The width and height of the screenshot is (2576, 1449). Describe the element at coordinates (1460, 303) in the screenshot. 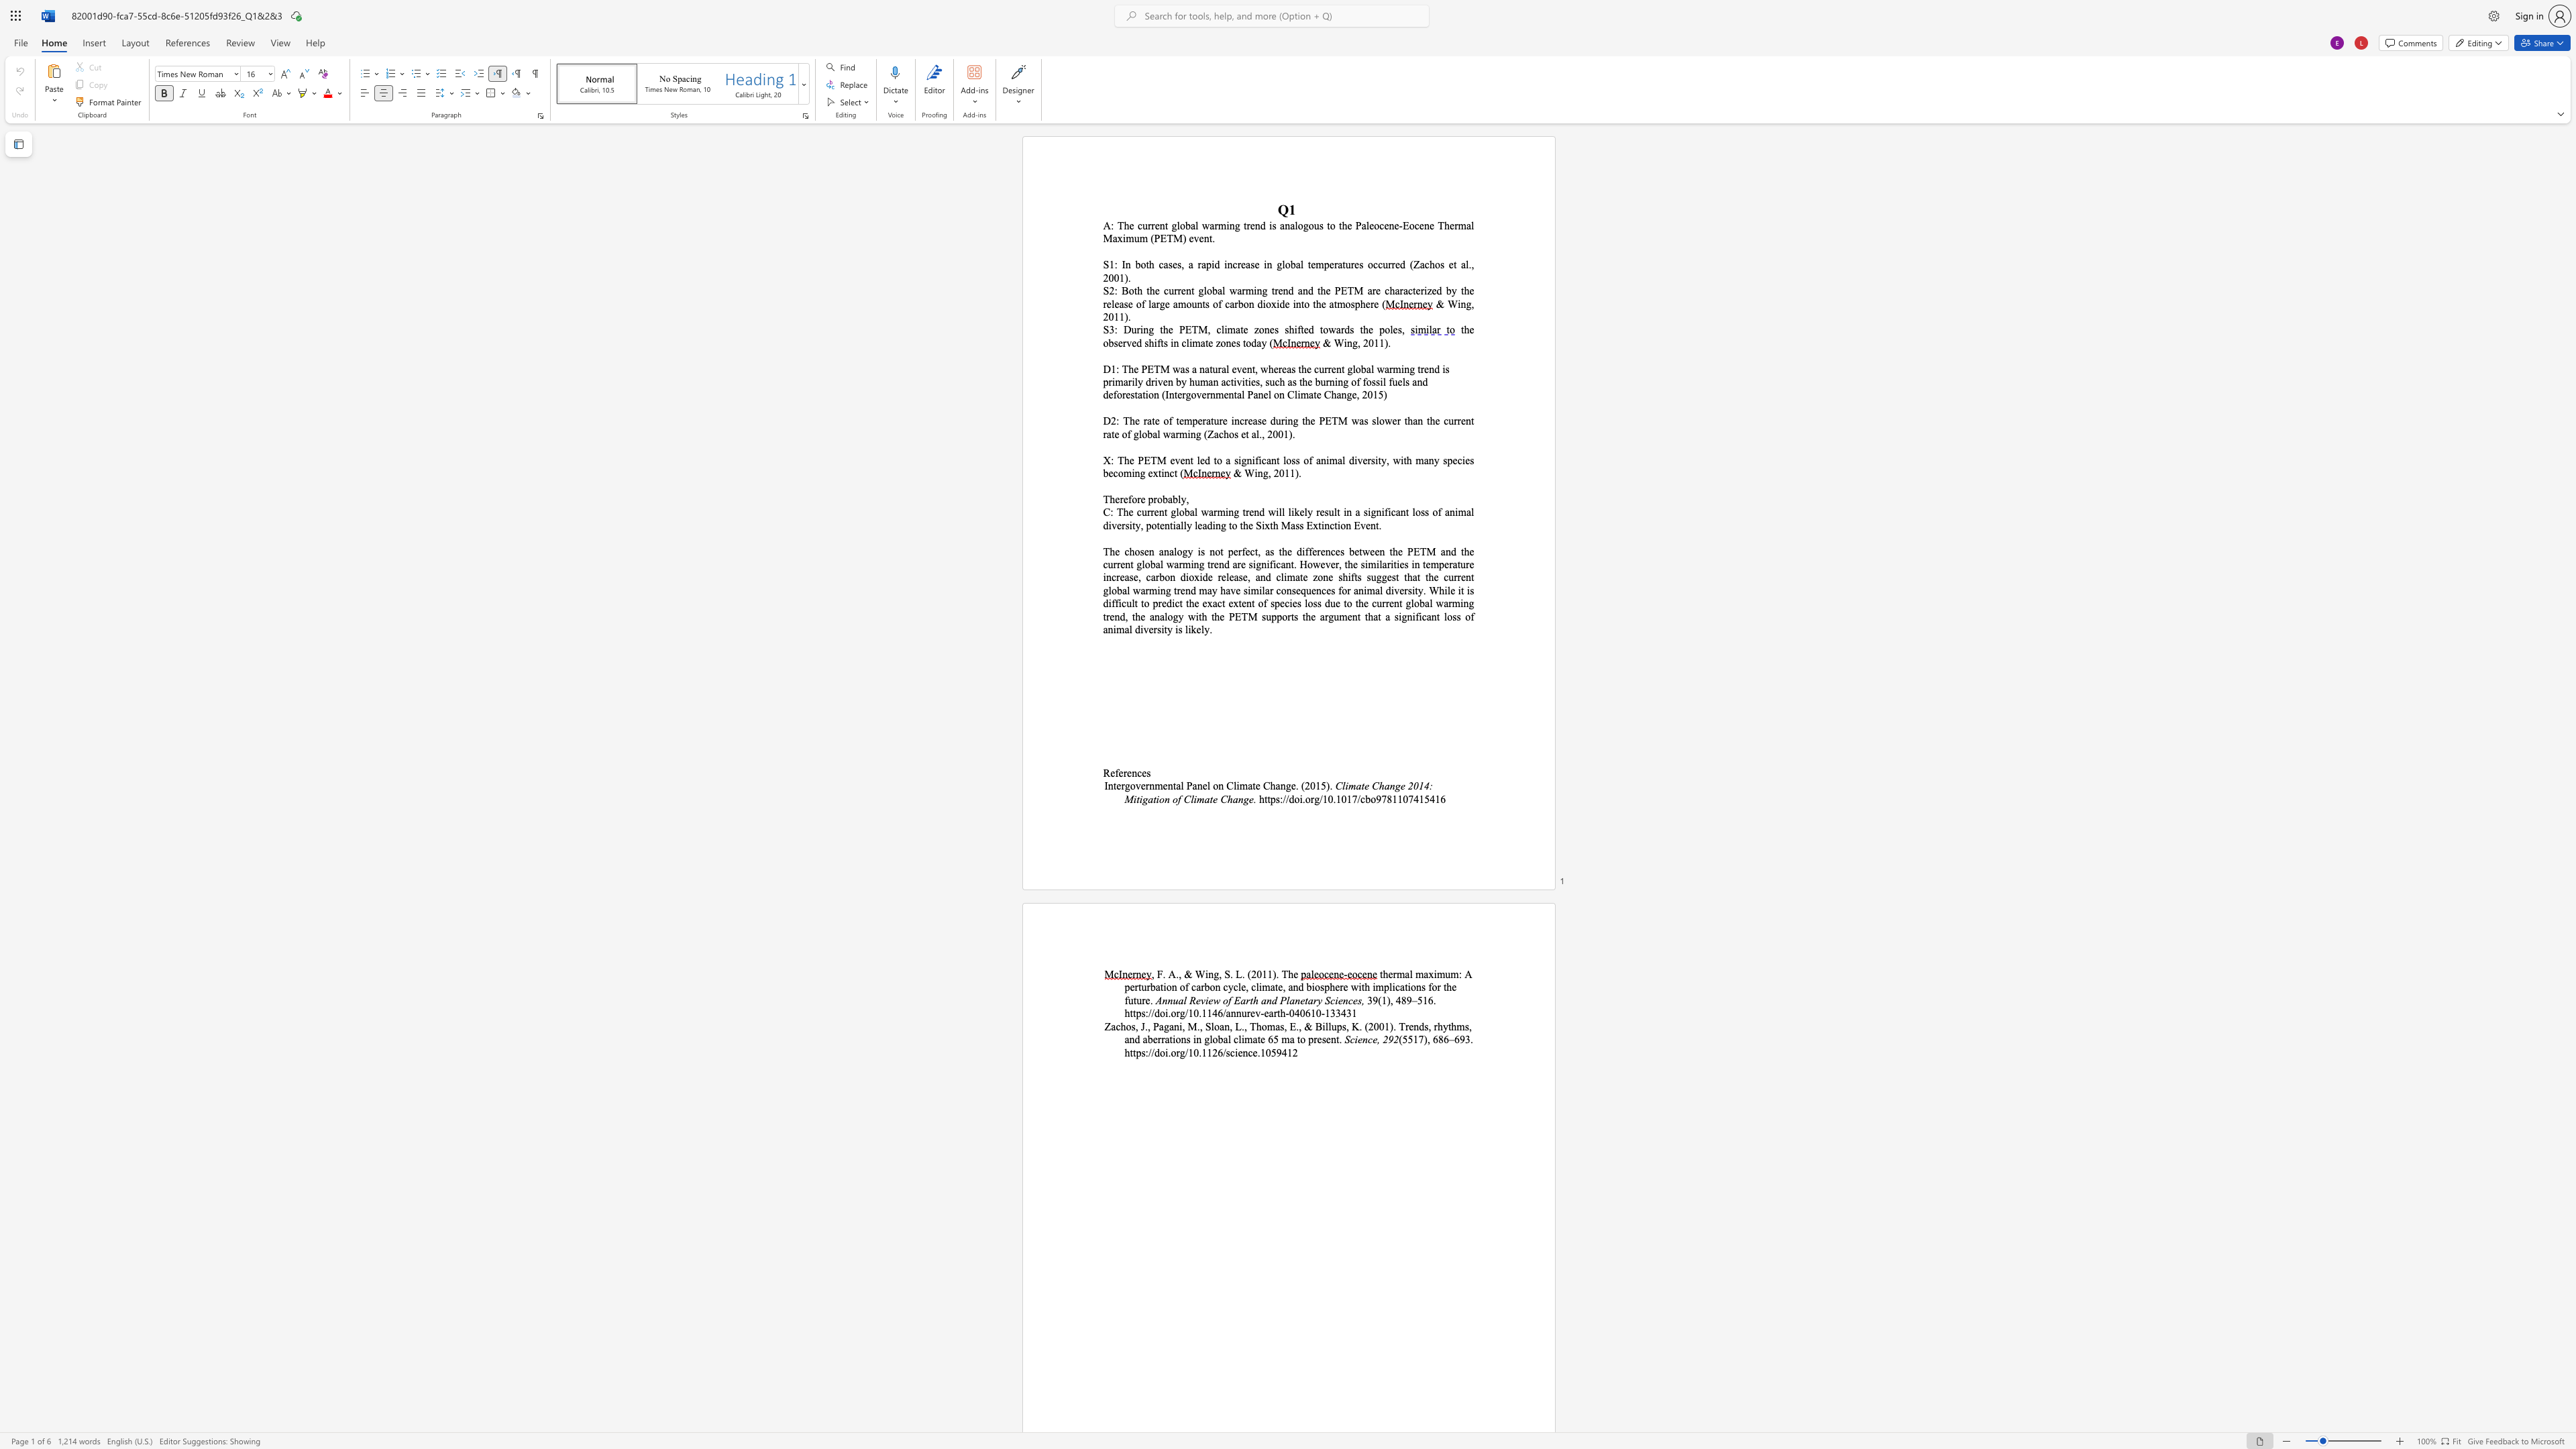

I see `the subset text "ng, 20" within the text "& Wing, 2011)."` at that location.